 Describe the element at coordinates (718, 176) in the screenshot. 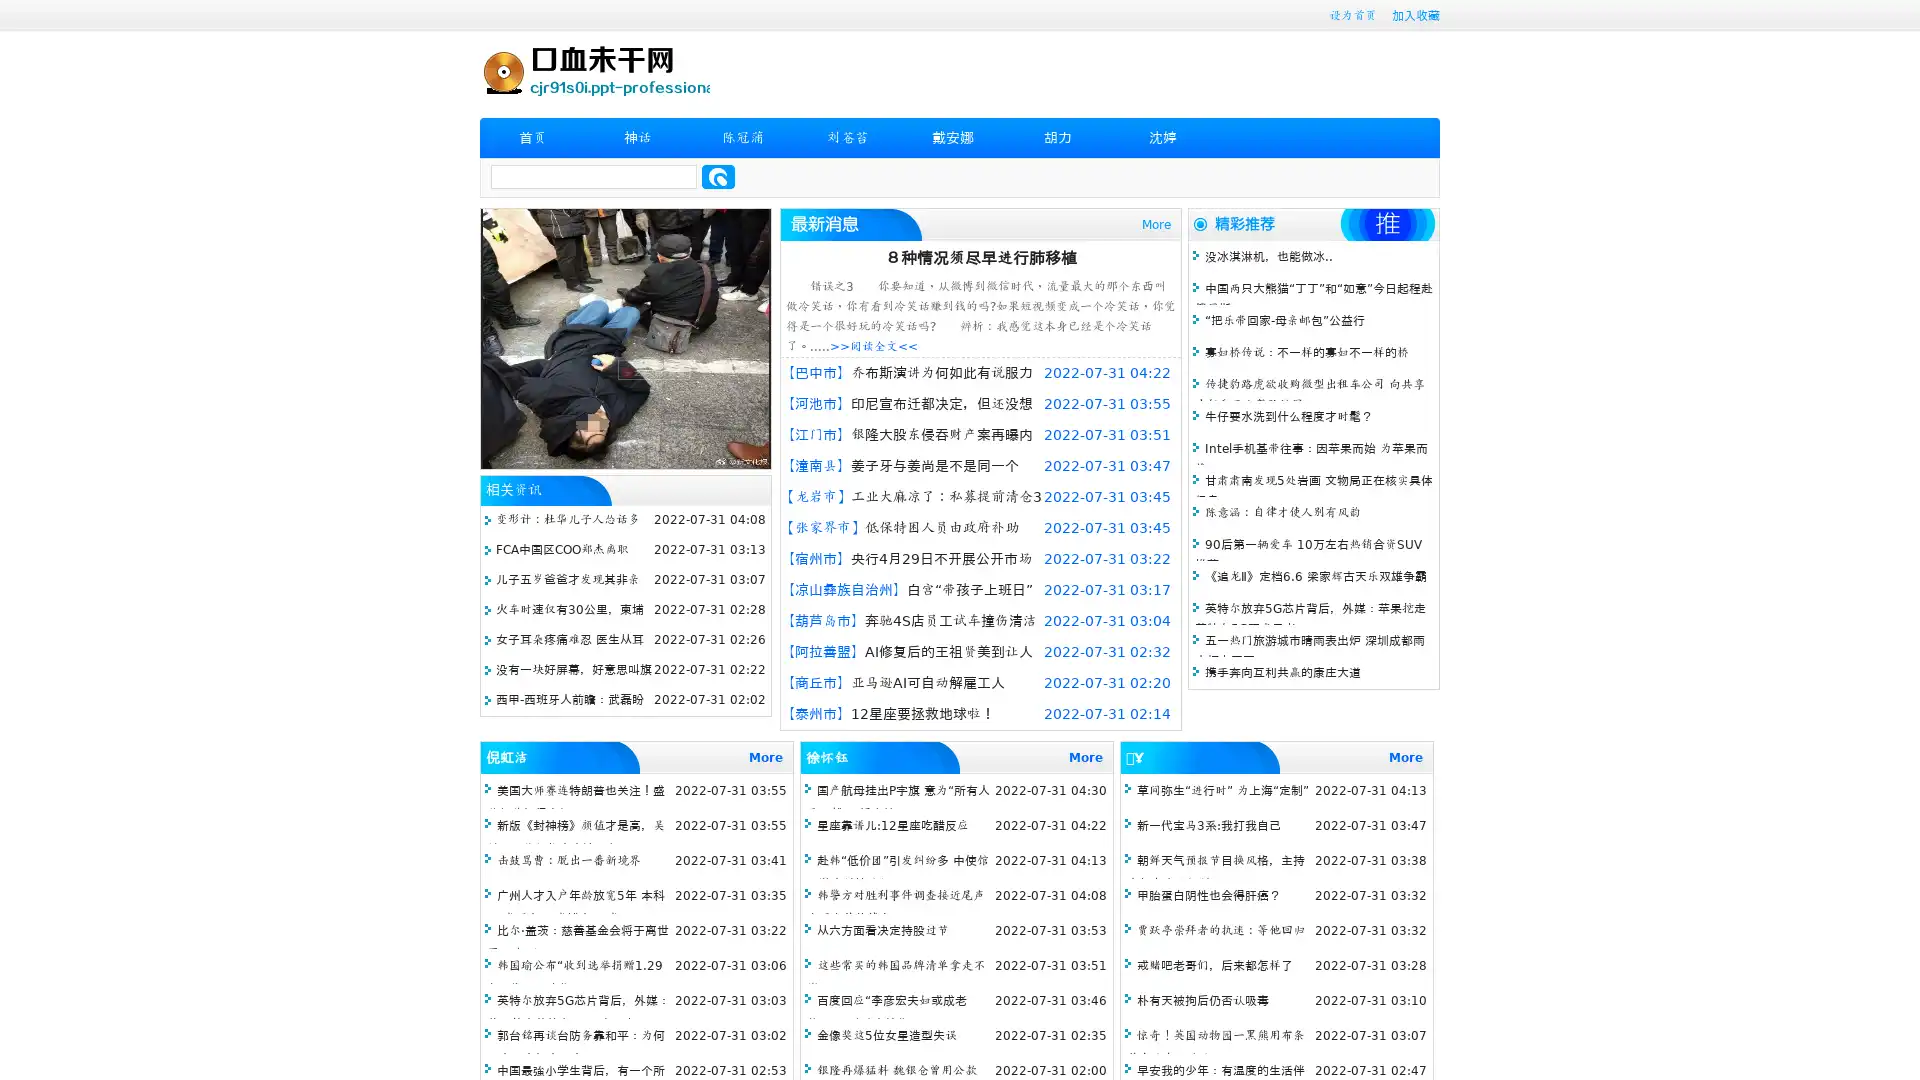

I see `Search` at that location.